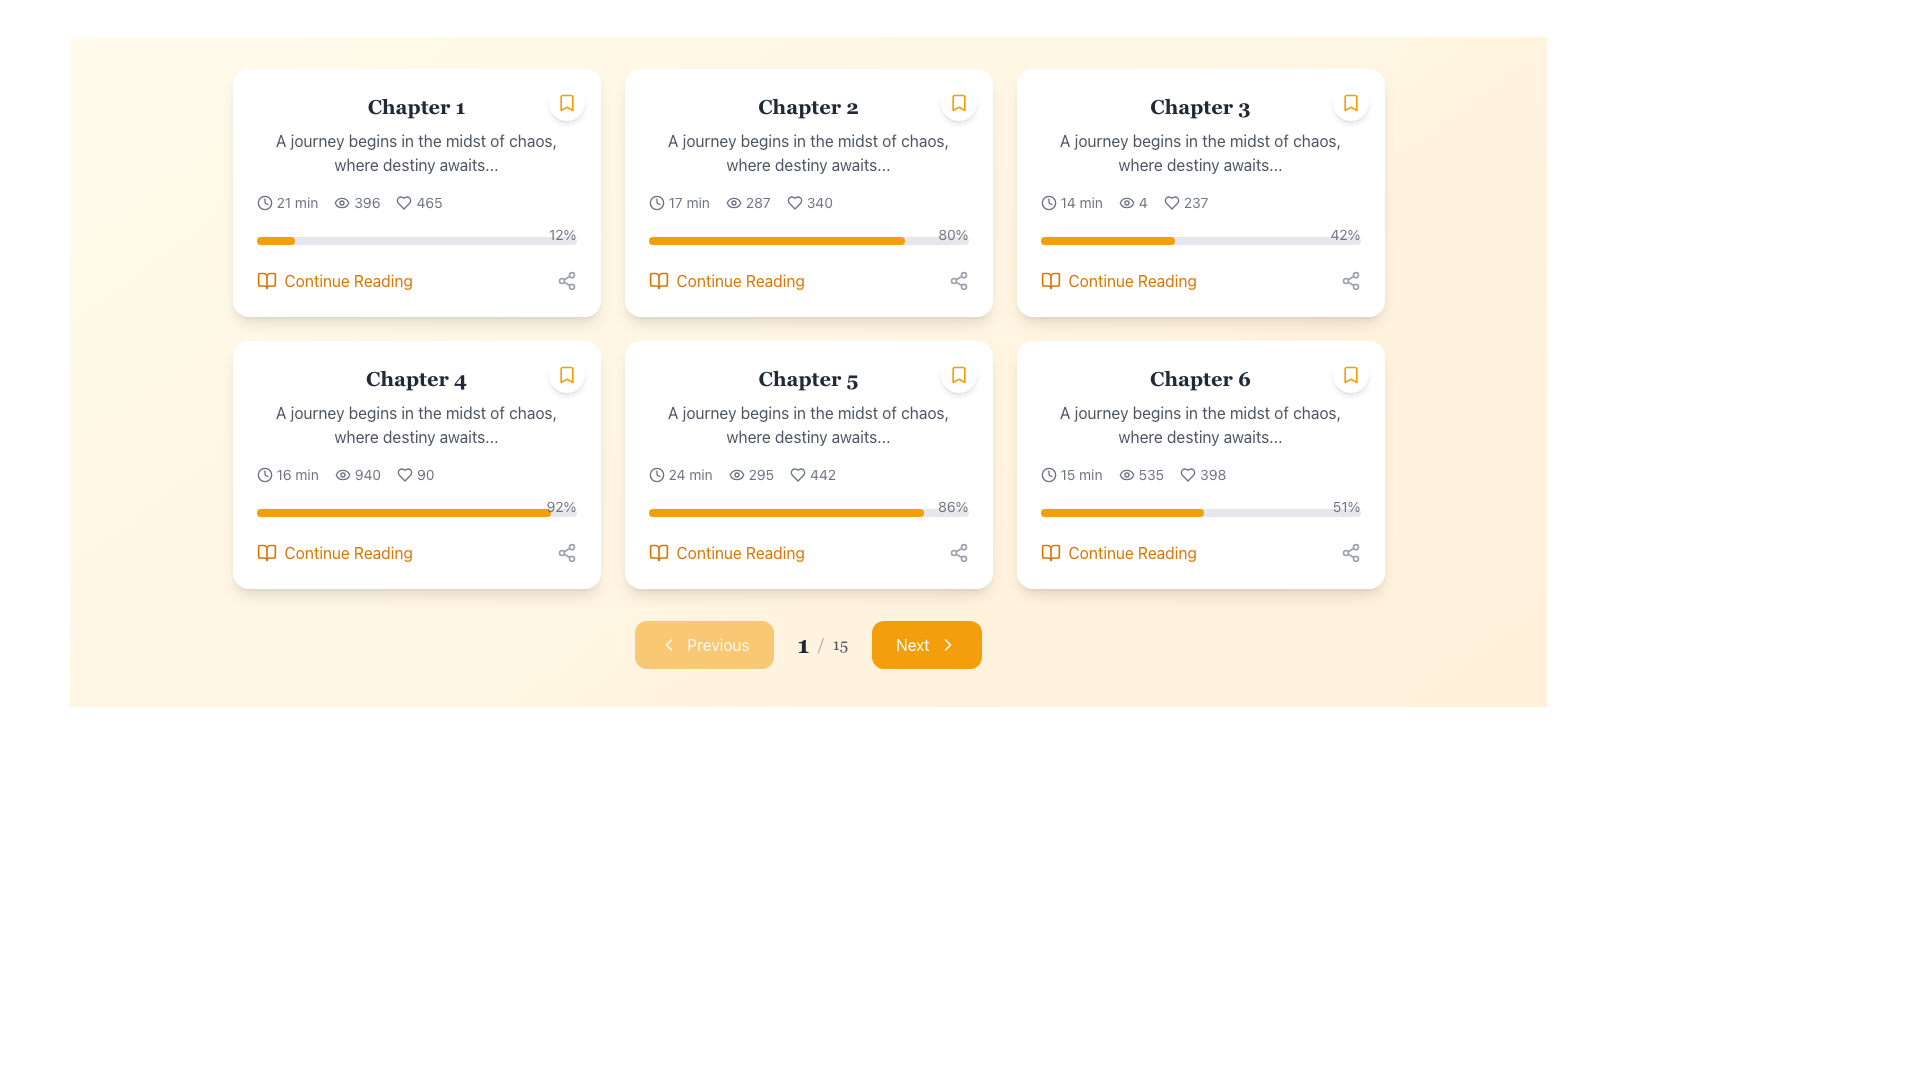 This screenshot has height=1080, width=1920. Describe the element at coordinates (565, 374) in the screenshot. I see `the bookmark icon located in the top right corner of the 'Chapter 4' card` at that location.